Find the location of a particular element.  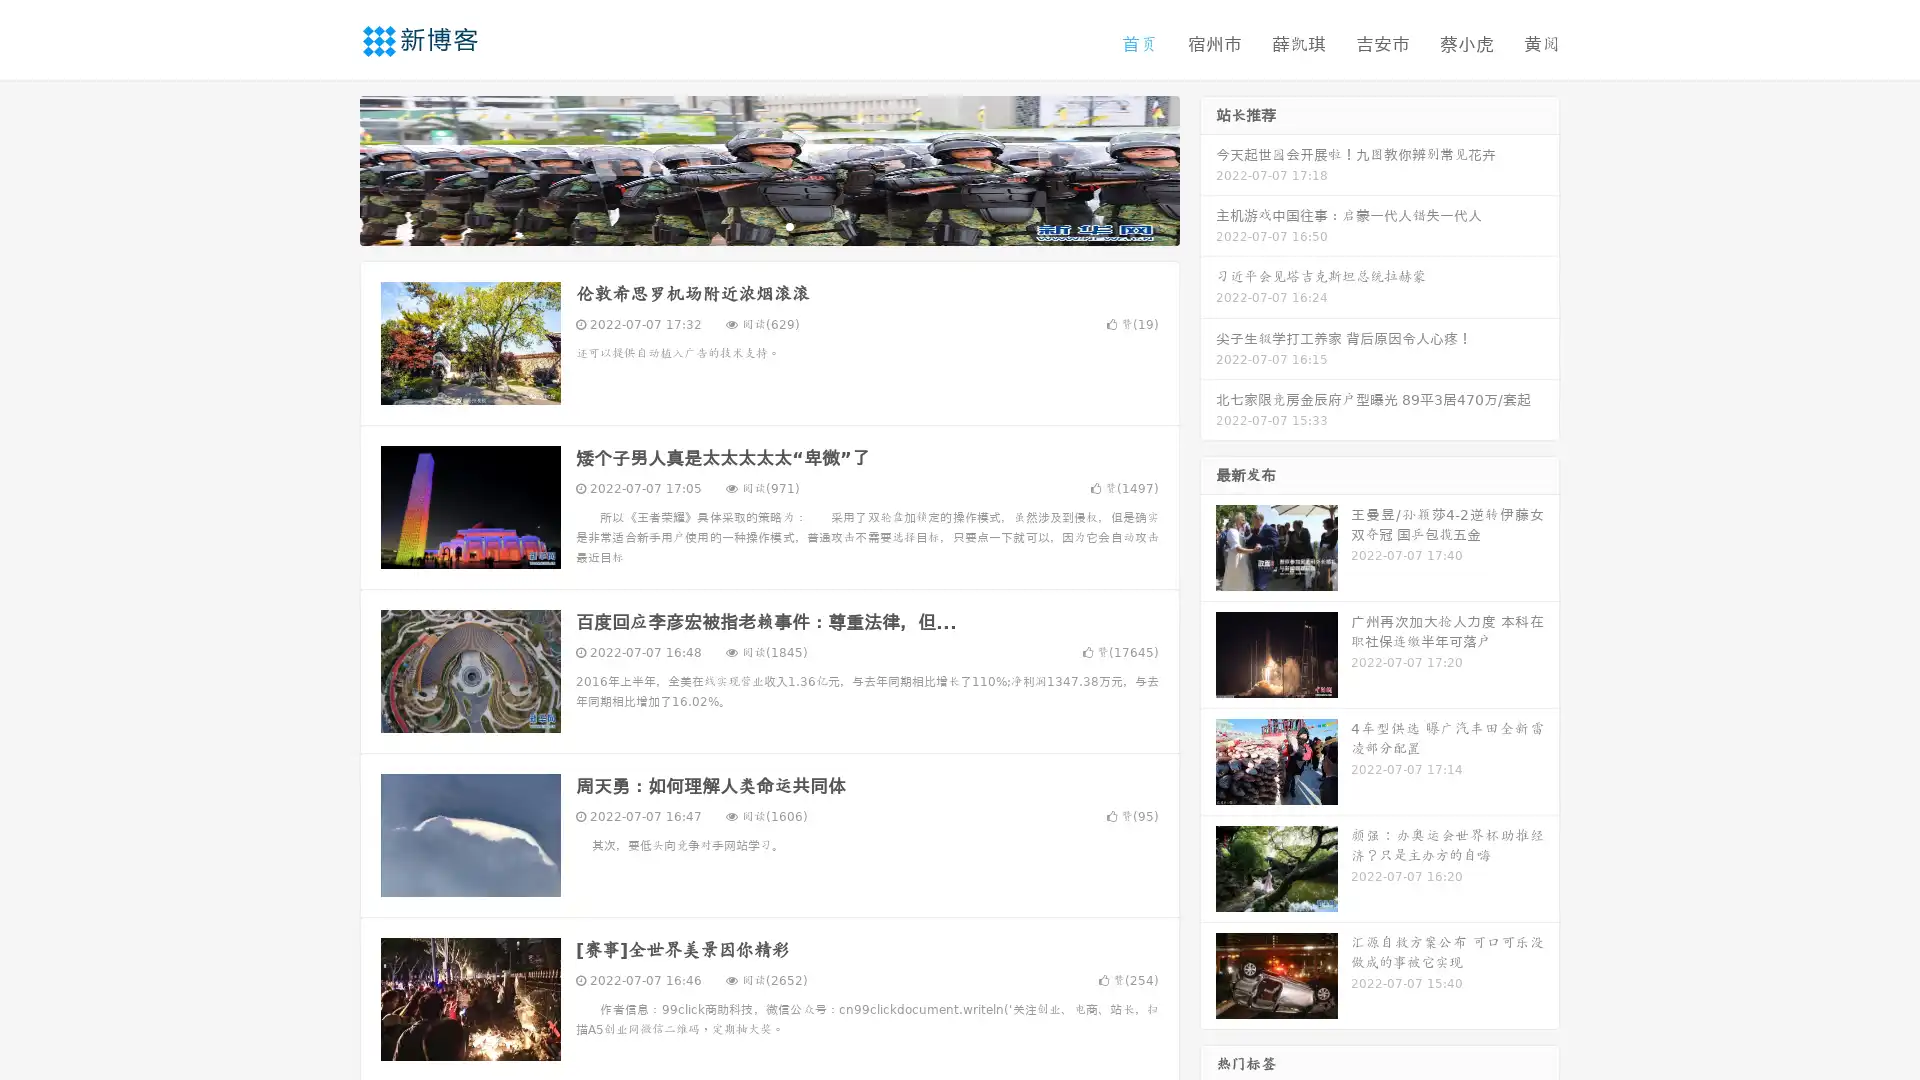

Go to slide 1 is located at coordinates (748, 225).